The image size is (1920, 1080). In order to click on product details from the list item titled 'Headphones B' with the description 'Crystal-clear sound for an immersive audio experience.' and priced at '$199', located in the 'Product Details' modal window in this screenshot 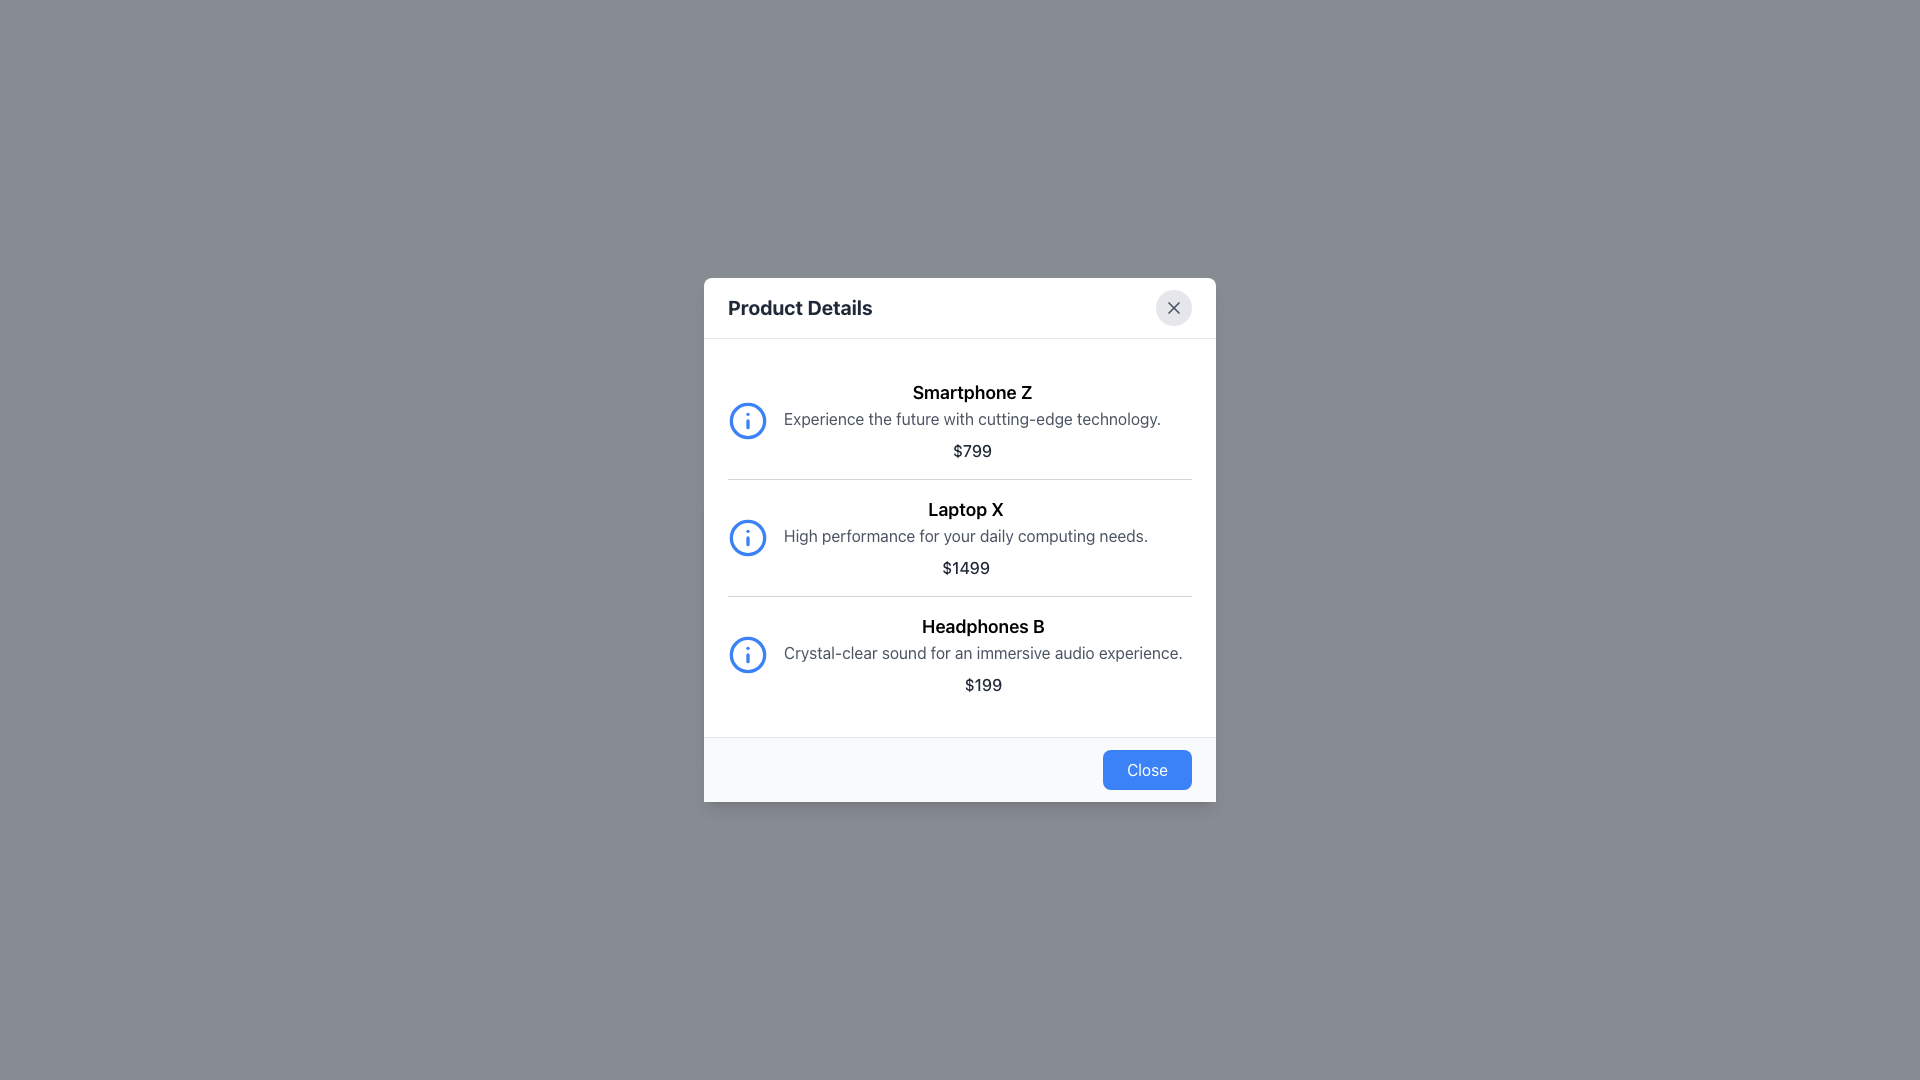, I will do `click(960, 654)`.